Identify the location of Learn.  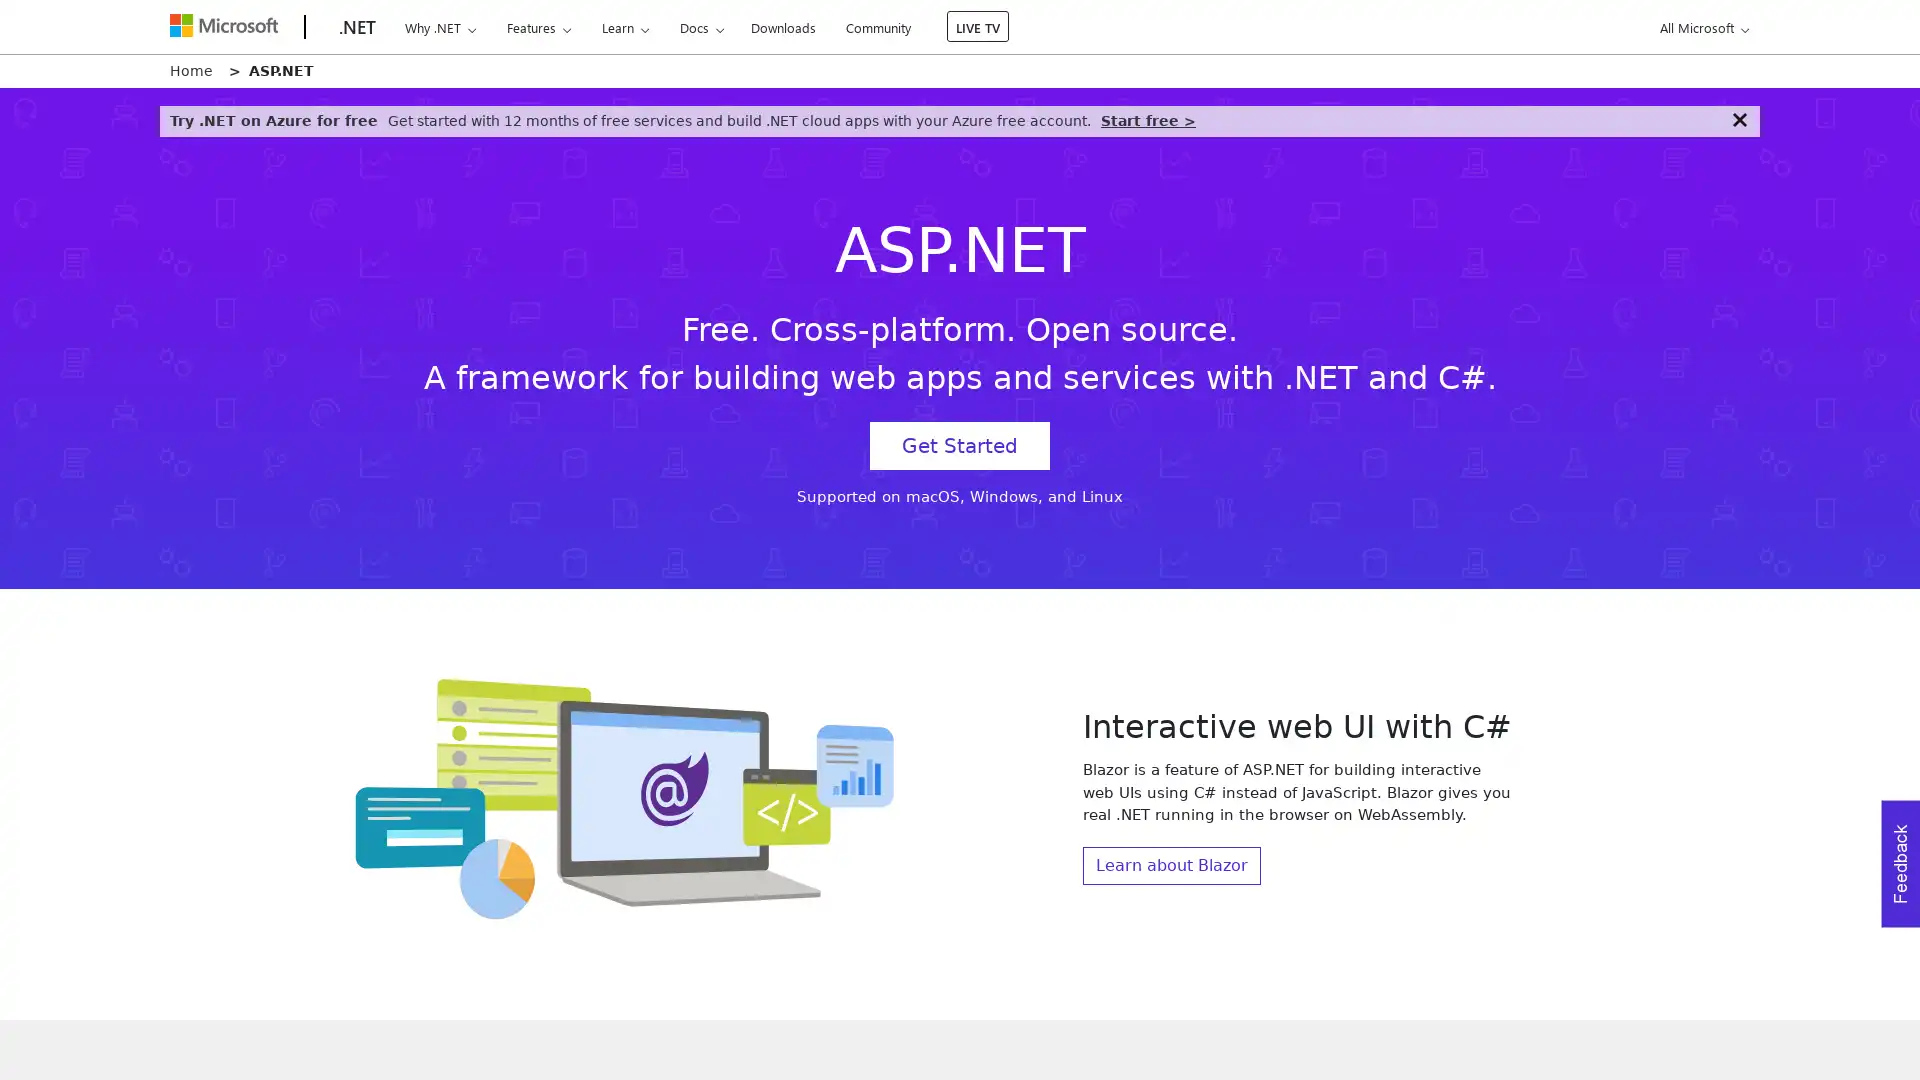
(623, 27).